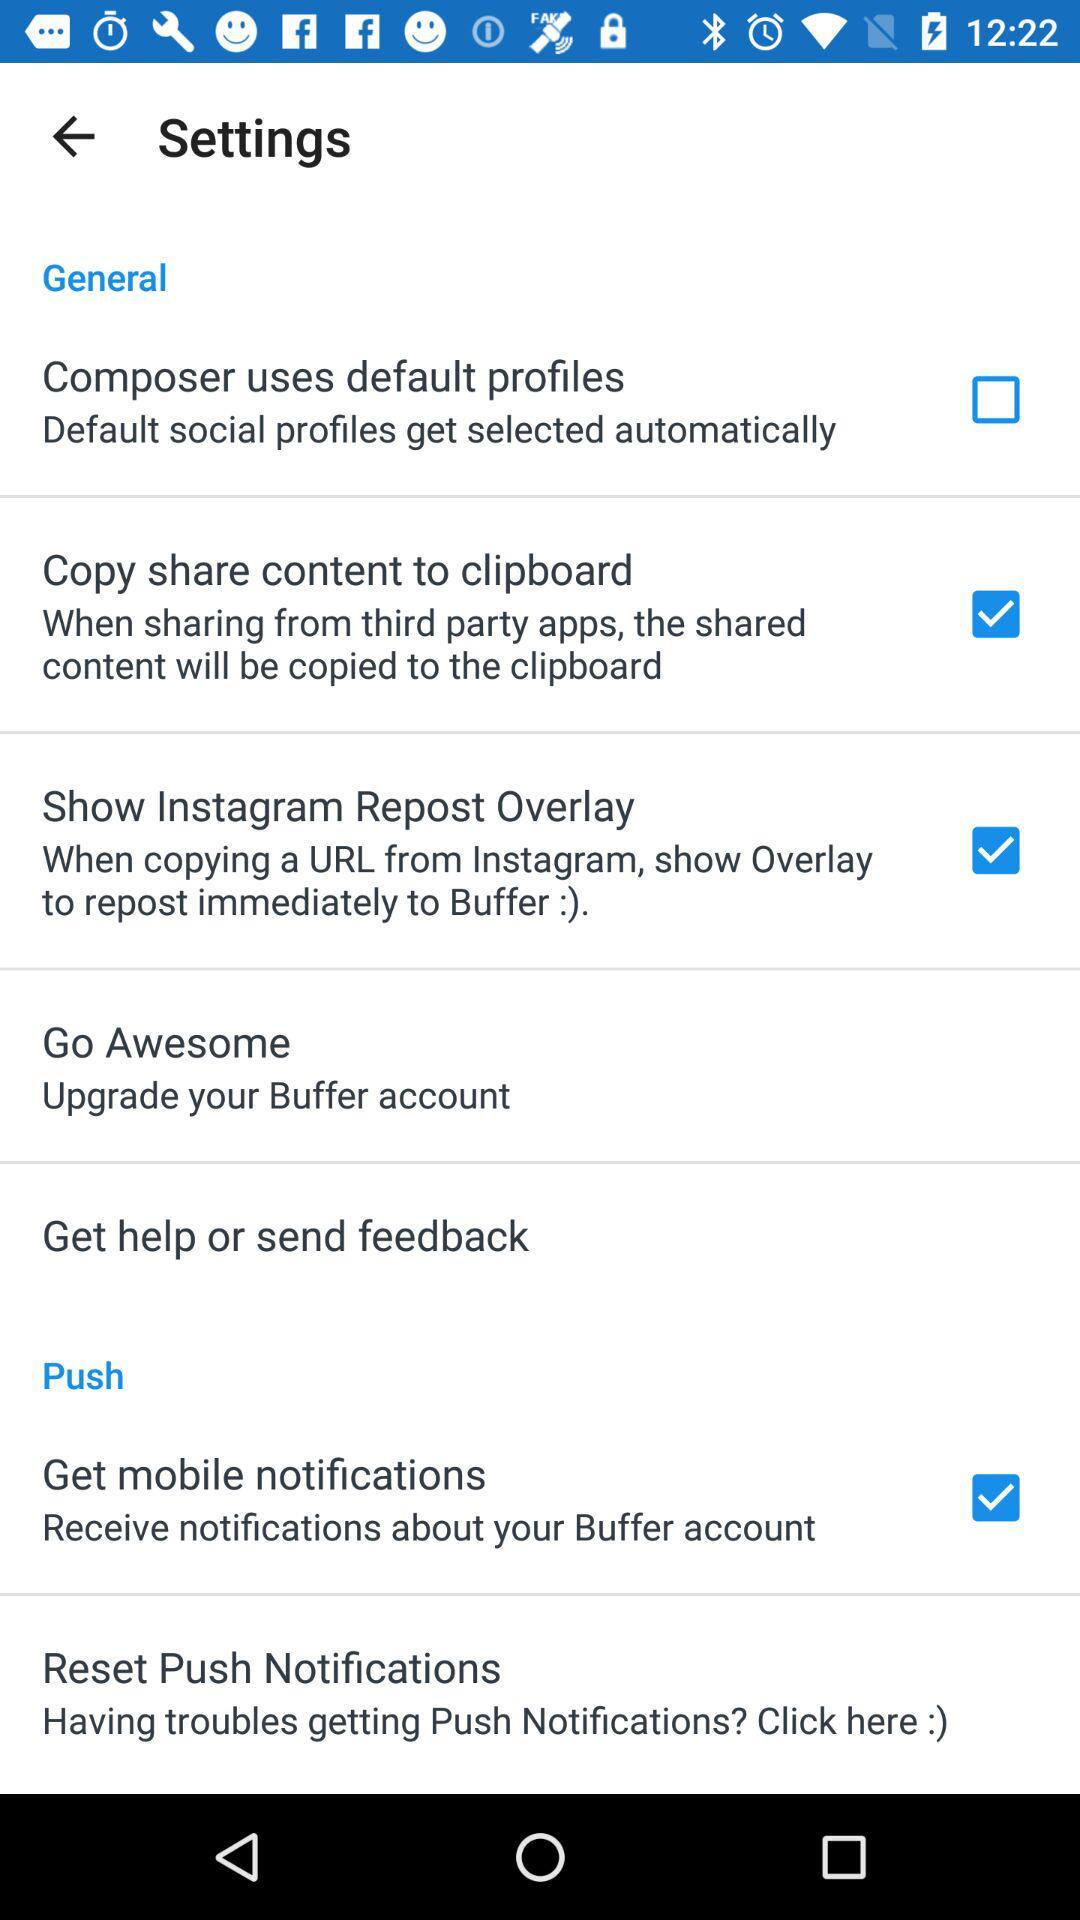  What do you see at coordinates (495, 1718) in the screenshot?
I see `item below the reset push notifications app` at bounding box center [495, 1718].